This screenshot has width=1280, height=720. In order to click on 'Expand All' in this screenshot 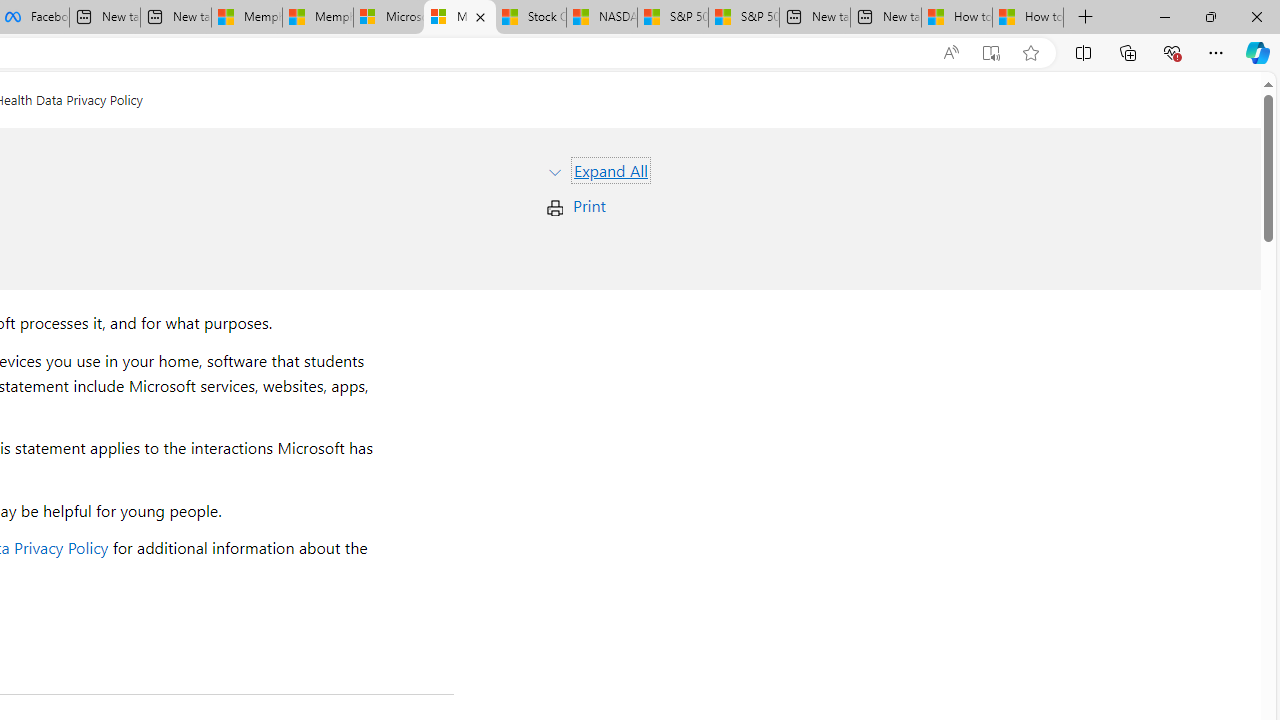, I will do `click(610, 169)`.